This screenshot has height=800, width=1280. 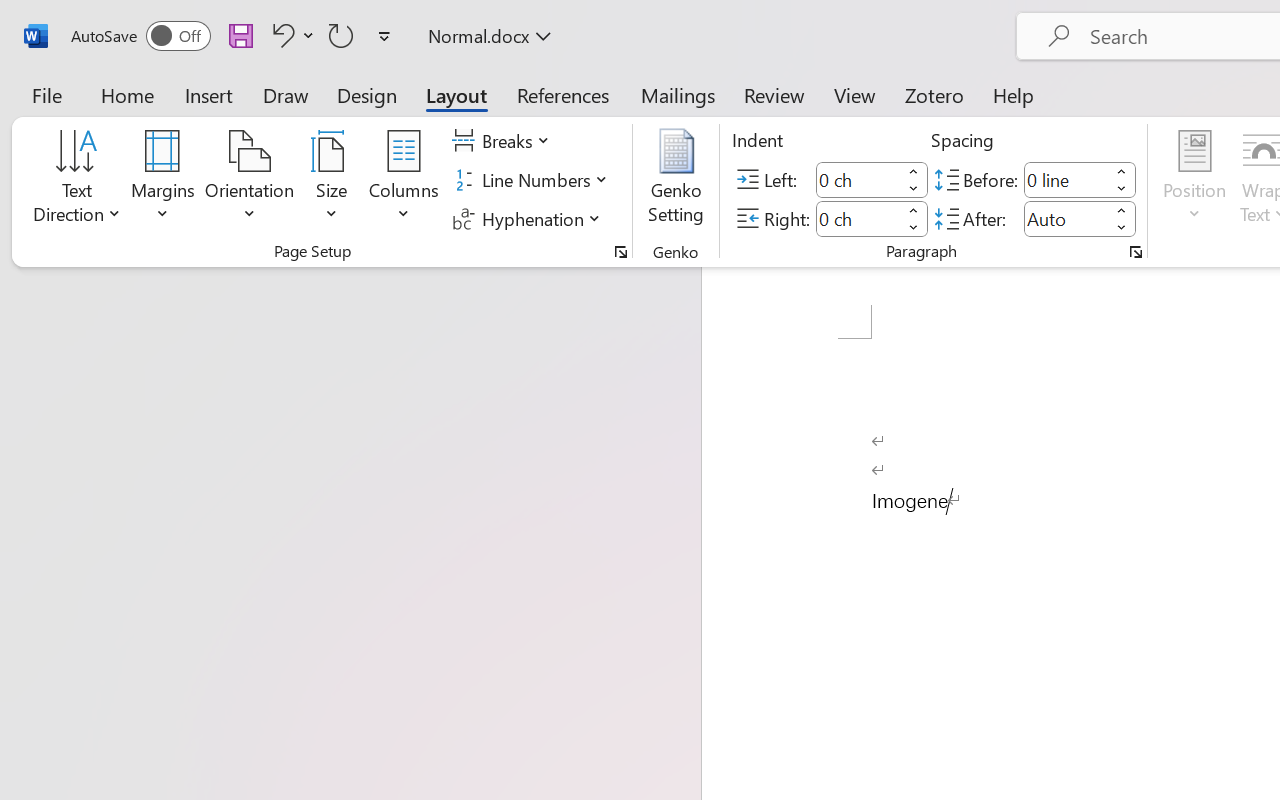 I want to click on 'Text Direction', so click(x=77, y=179).